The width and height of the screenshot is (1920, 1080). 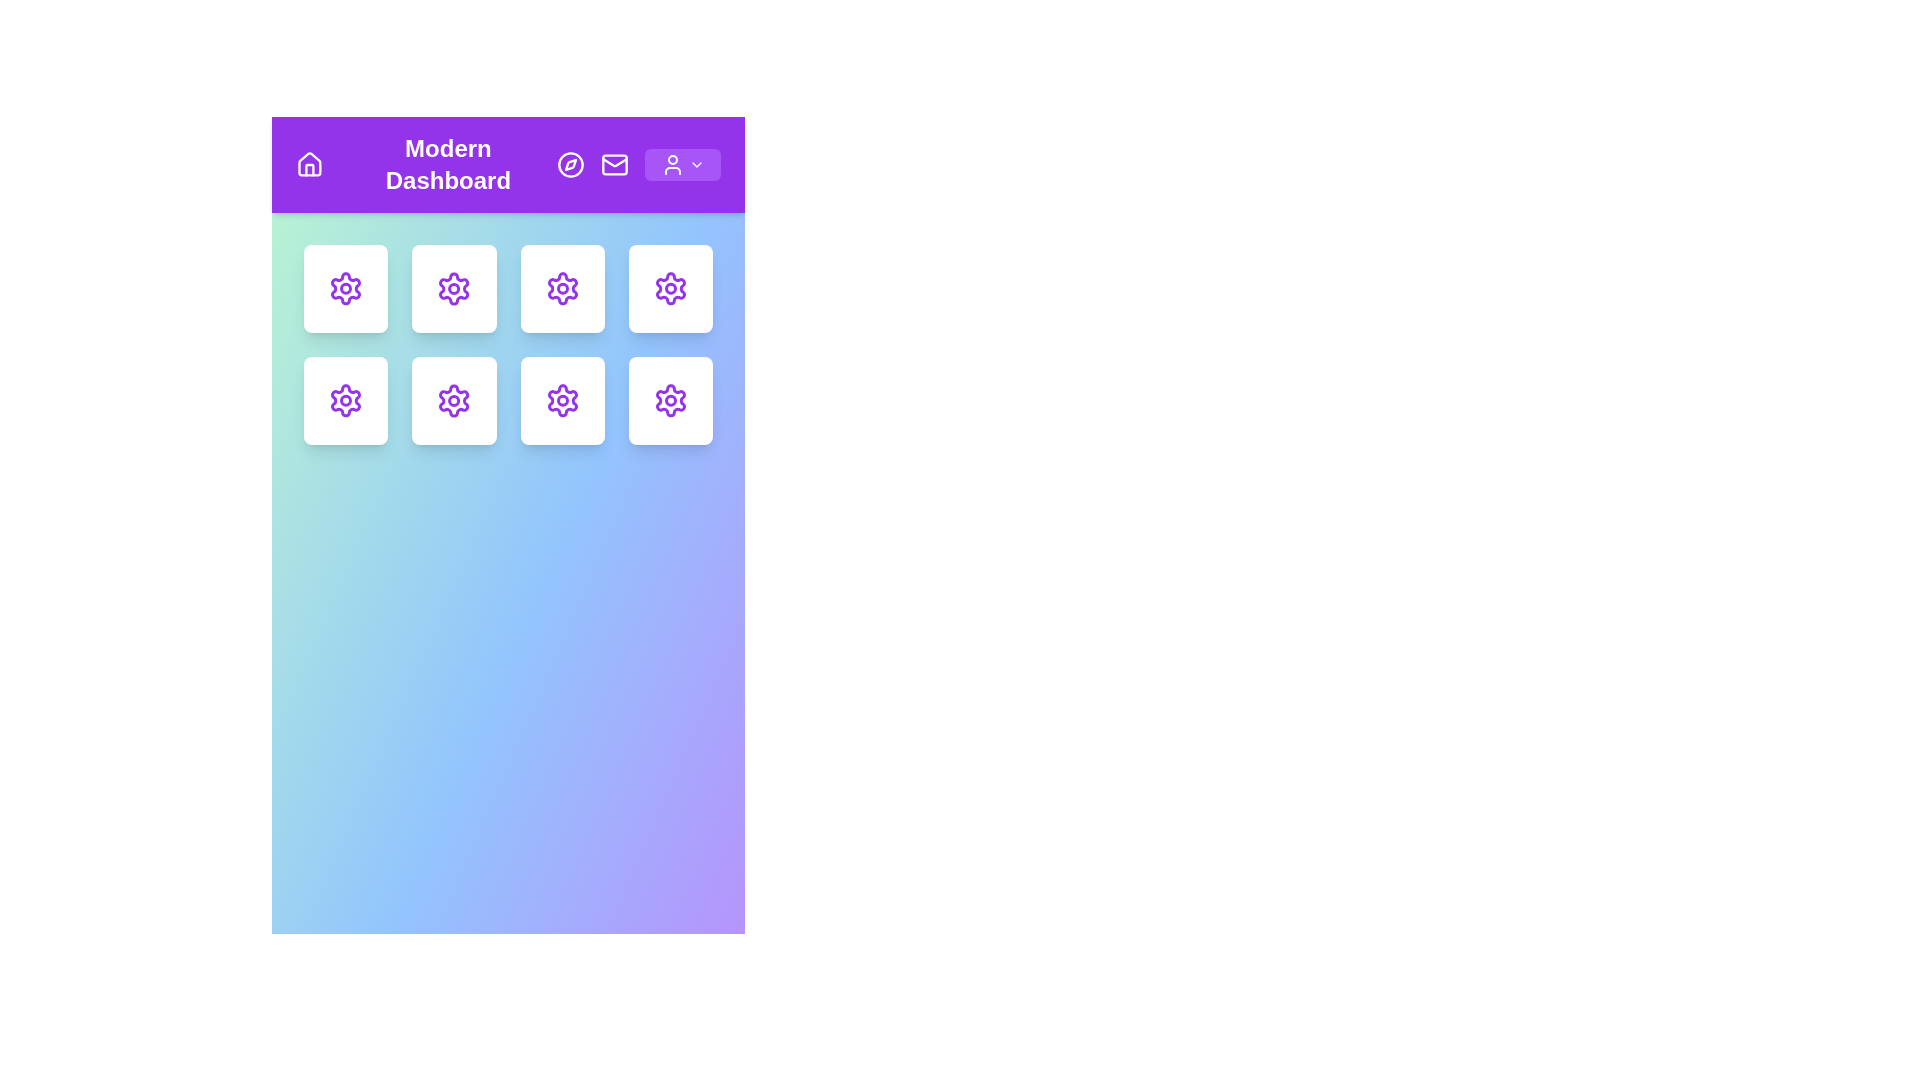 What do you see at coordinates (570, 164) in the screenshot?
I see `the Compass navigation icon` at bounding box center [570, 164].